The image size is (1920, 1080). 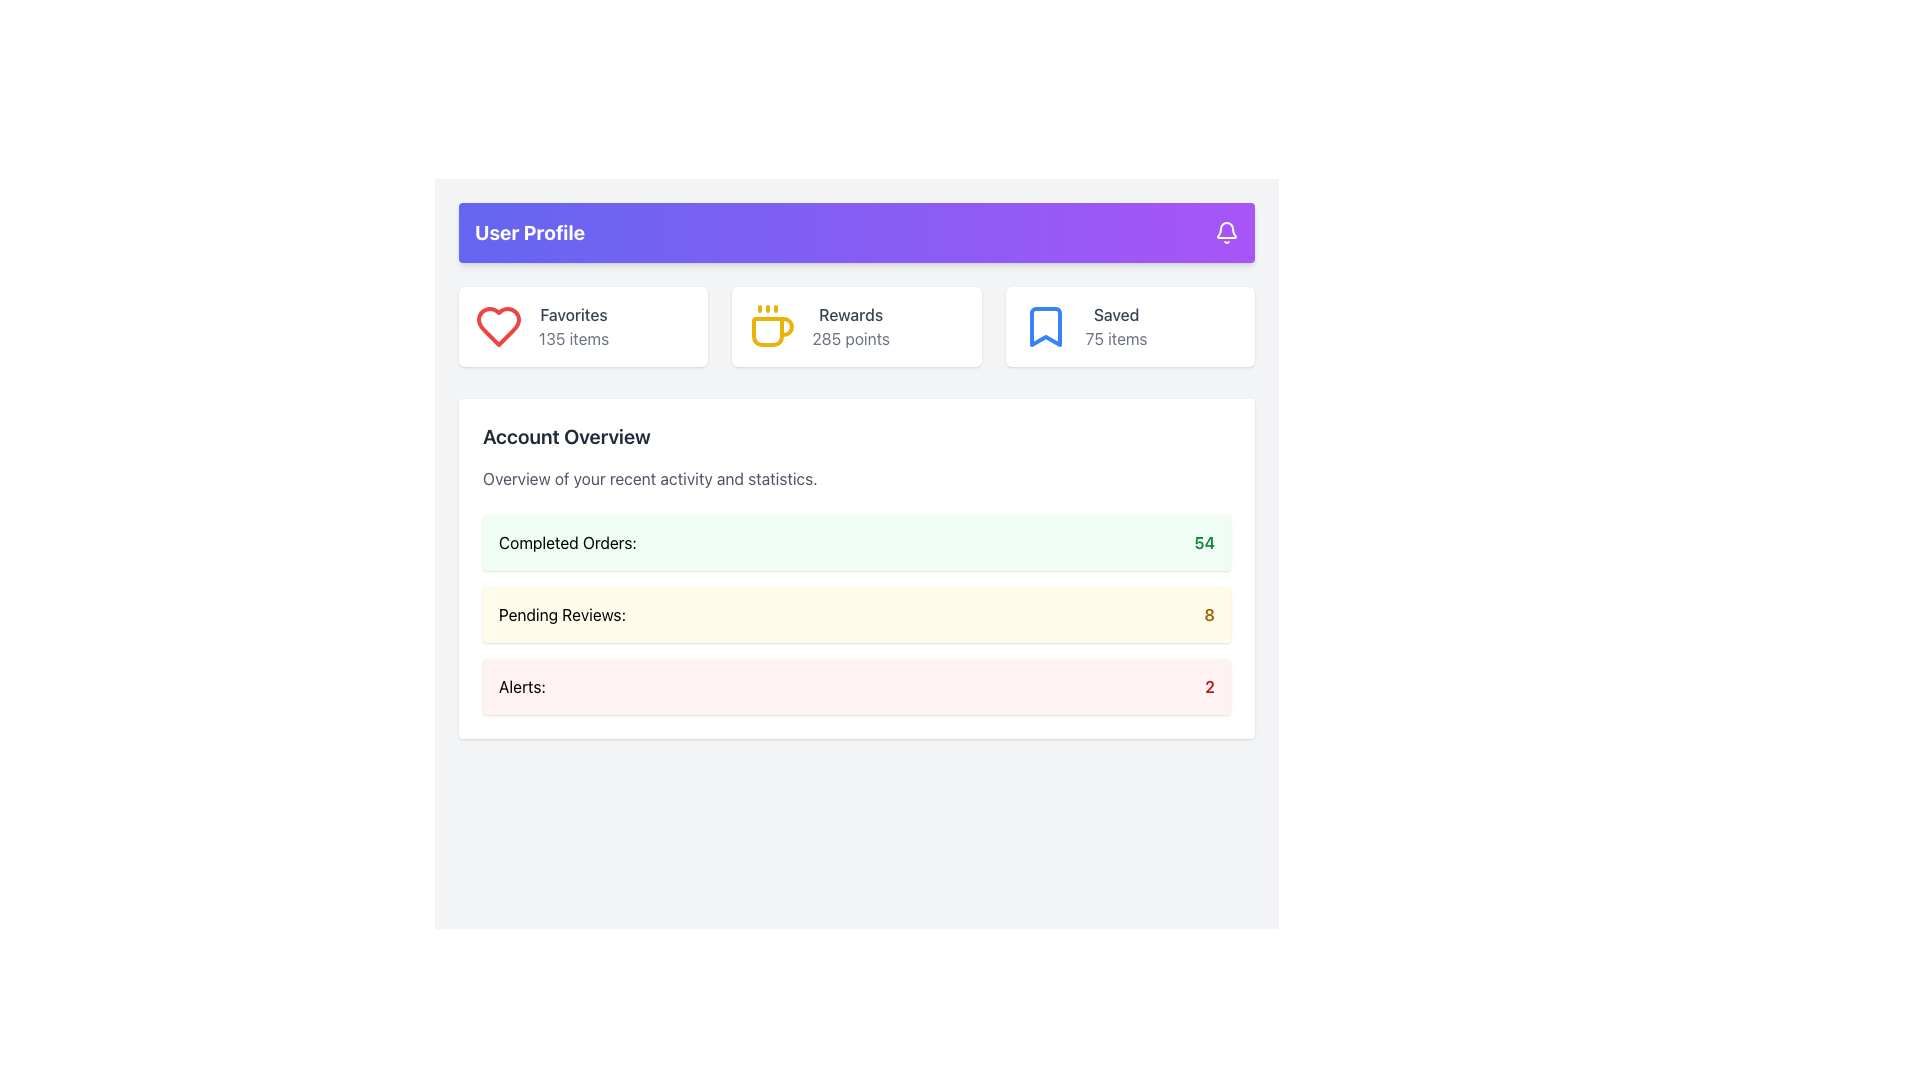 I want to click on the 'Favorites' icon, which is the leftmost icon in the top horizontal list of panels under the 'User Profile' banner, positioned to the left of the text 'Favorites' and '135 items', so click(x=499, y=326).